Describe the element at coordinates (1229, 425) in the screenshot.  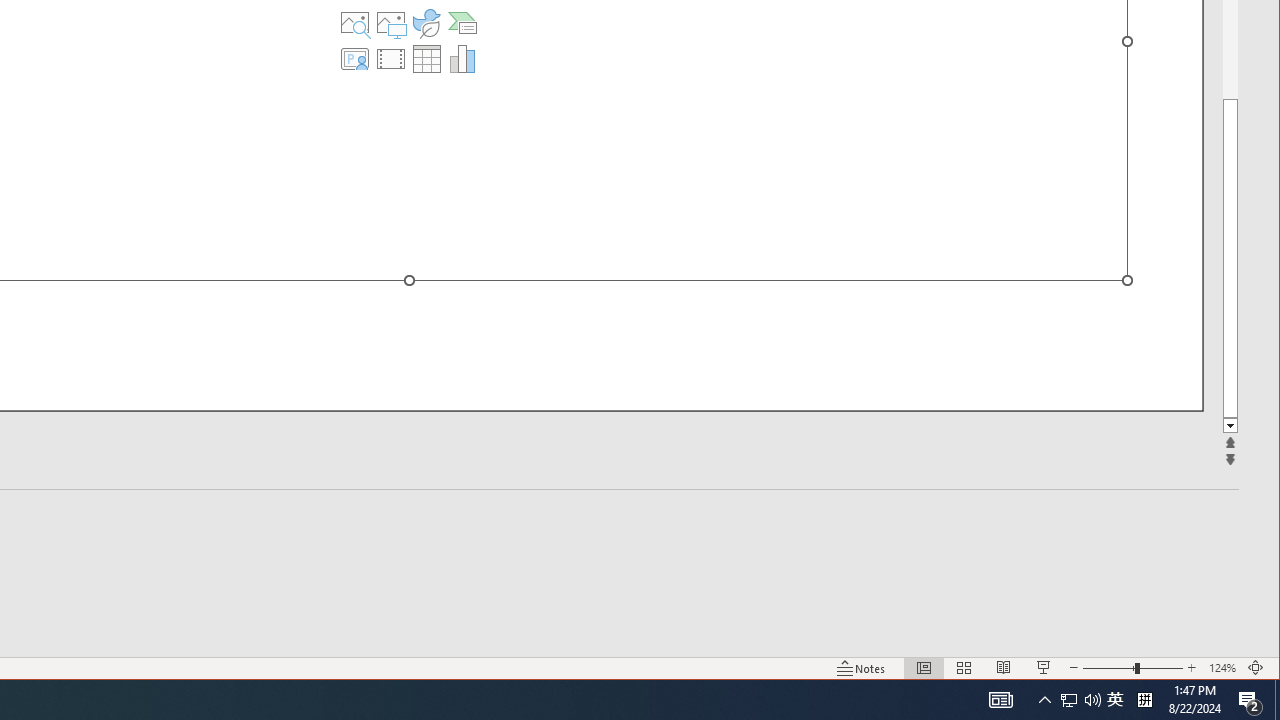
I see `'Line down'` at that location.